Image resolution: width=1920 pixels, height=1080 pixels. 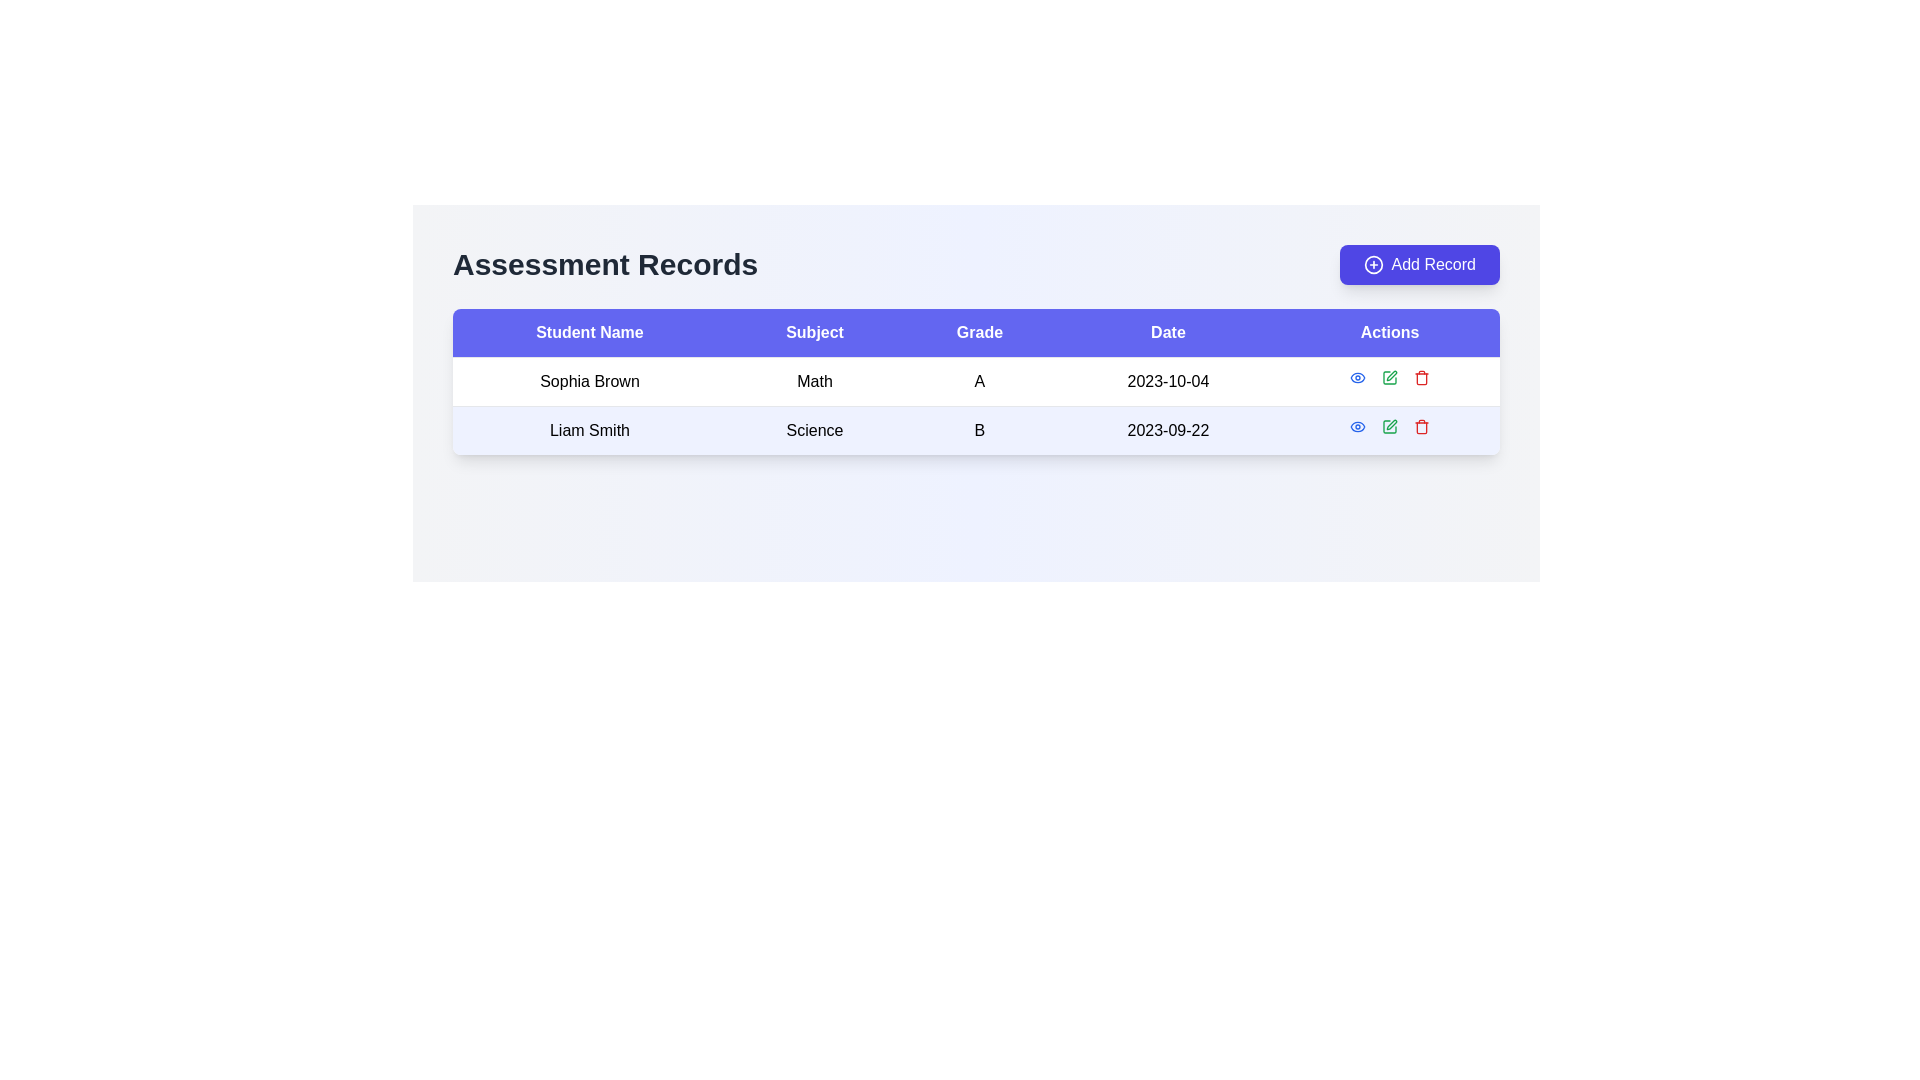 What do you see at coordinates (1391, 423) in the screenshot?
I see `the edit button (pencil icon) in the actions column of the second row for 'Liam Smith' to initiate edit mode for the table row` at bounding box center [1391, 423].